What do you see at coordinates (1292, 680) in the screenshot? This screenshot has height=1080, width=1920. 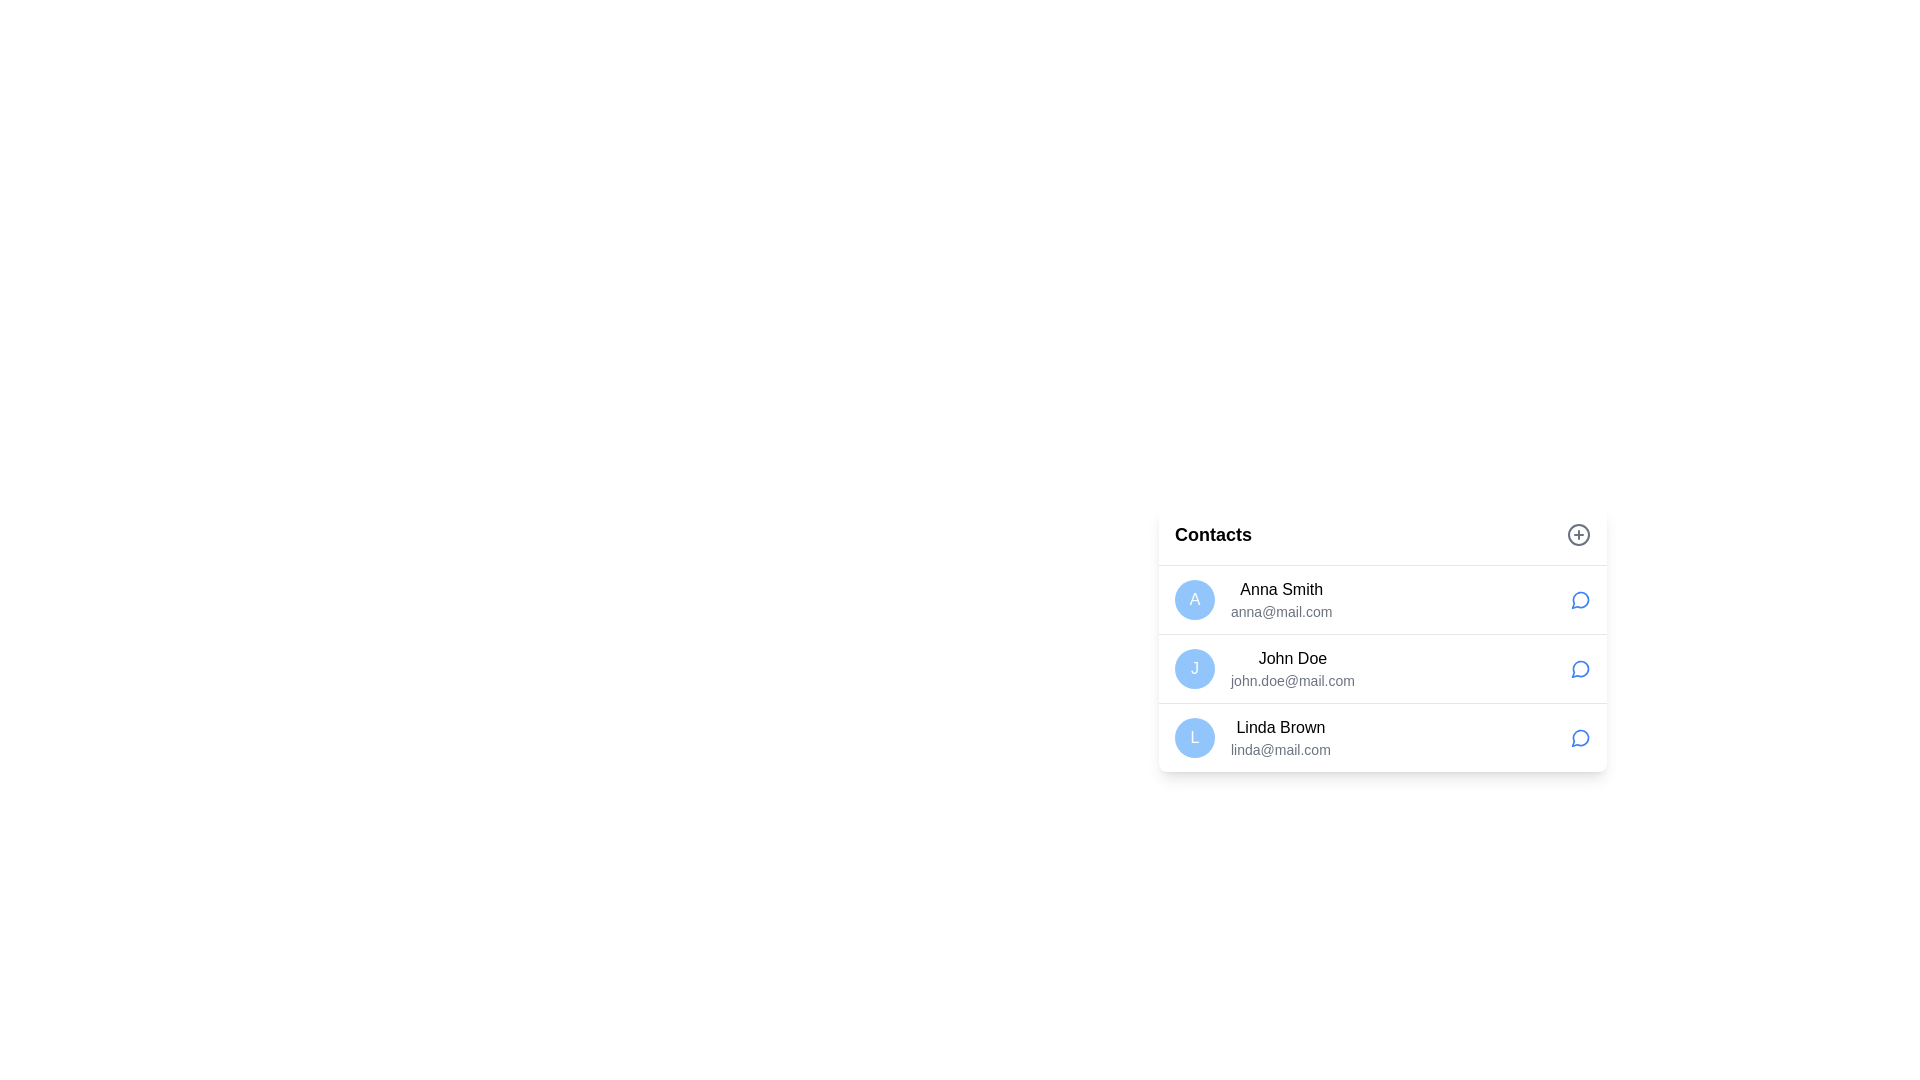 I see `the email address field of the contact entry for 'John Doe'` at bounding box center [1292, 680].